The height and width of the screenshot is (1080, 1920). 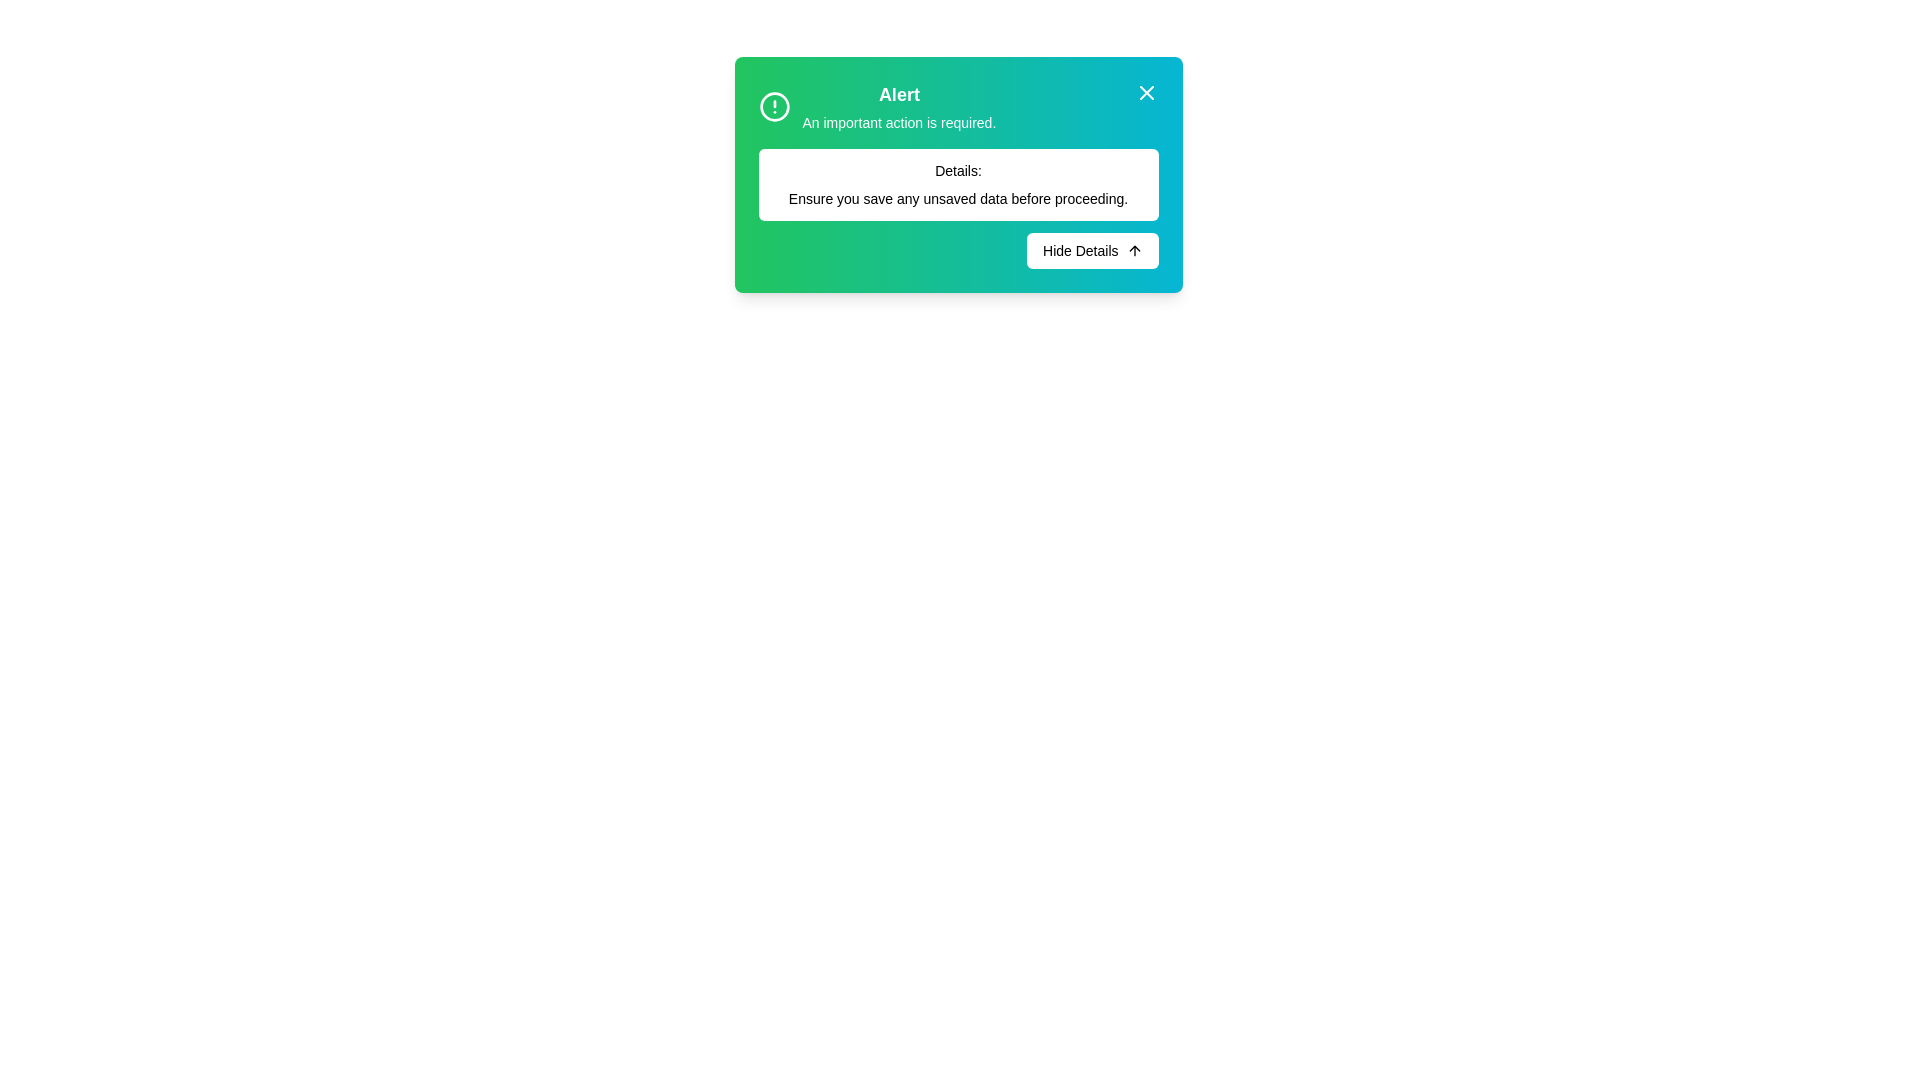 What do you see at coordinates (773, 107) in the screenshot?
I see `the circular icon with an exclamation mark inside, which is styled with a line drawing and has a green background, located at the far left of the notification box containing the text 'Alert' and 'An important action is required.'` at bounding box center [773, 107].